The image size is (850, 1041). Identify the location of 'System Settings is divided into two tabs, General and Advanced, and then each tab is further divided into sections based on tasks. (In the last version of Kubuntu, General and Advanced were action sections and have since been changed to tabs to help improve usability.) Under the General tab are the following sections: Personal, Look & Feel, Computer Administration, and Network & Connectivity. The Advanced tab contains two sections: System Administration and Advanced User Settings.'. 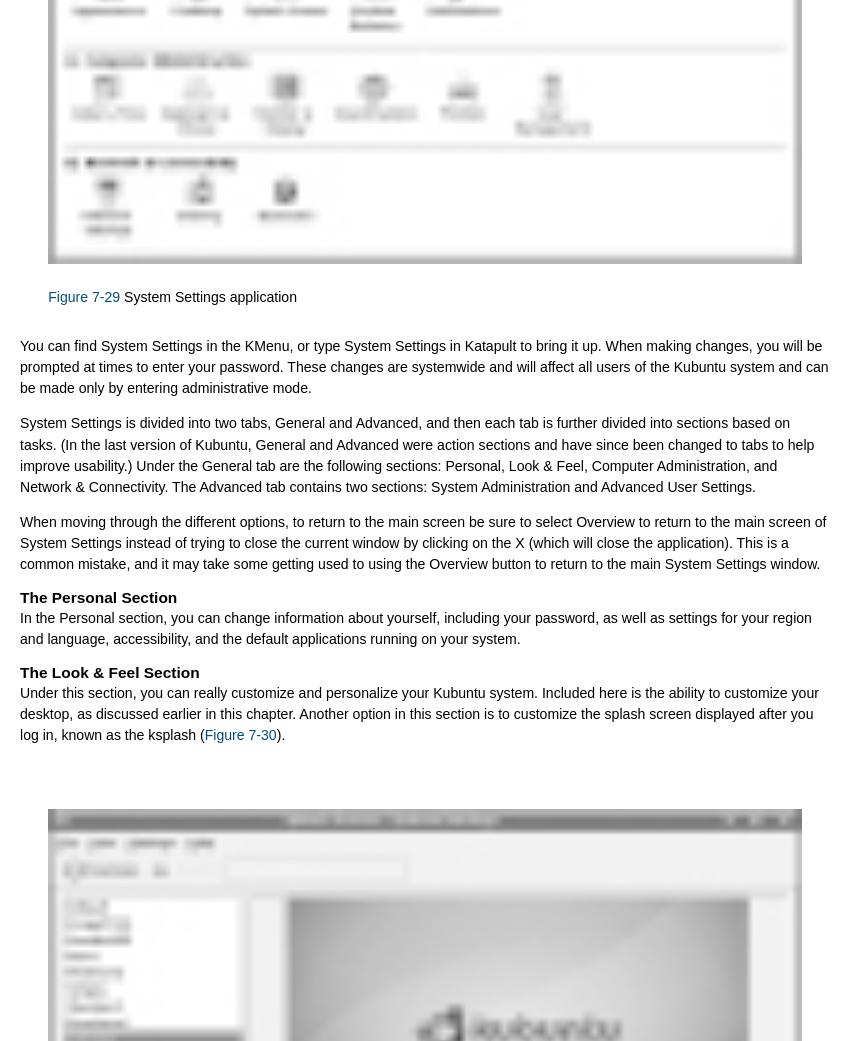
(417, 453).